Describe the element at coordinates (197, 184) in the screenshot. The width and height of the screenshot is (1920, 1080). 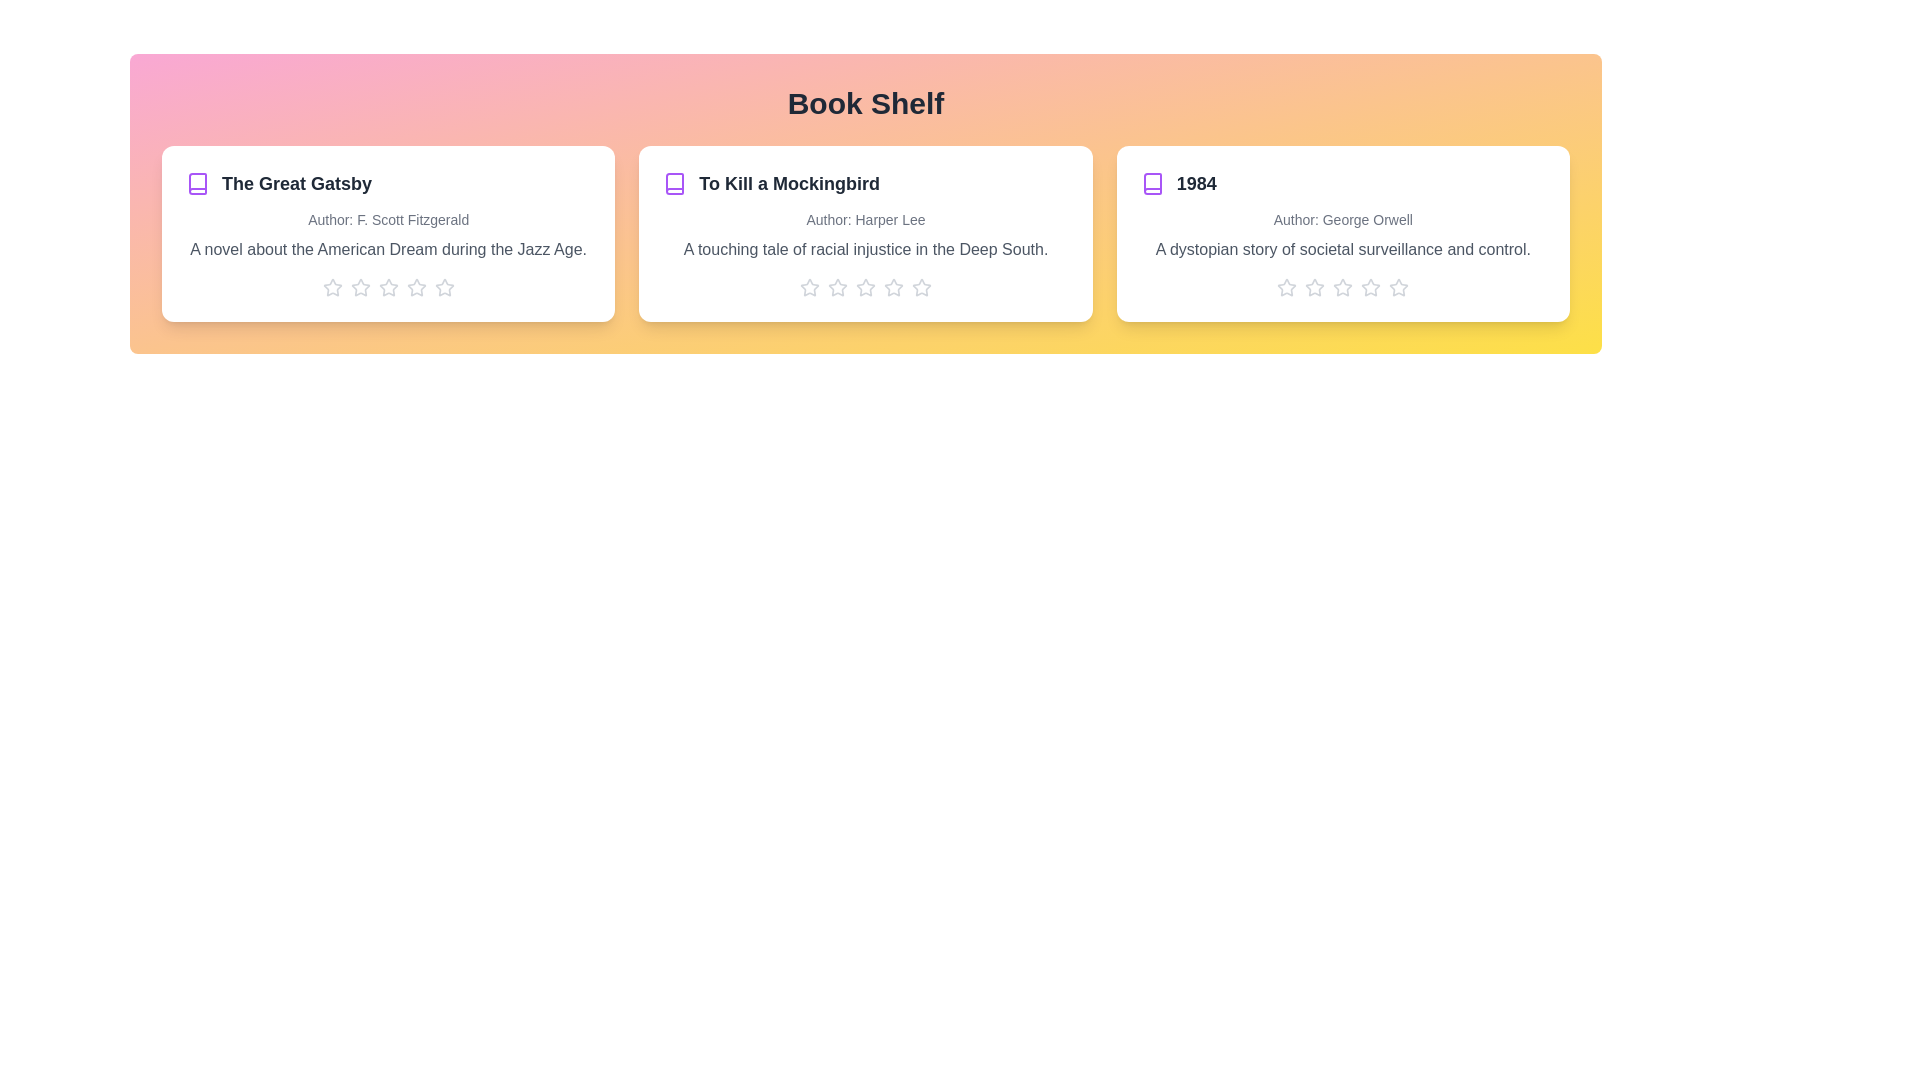
I see `the book icon for 'The Great Gatsby' to highlight its title` at that location.